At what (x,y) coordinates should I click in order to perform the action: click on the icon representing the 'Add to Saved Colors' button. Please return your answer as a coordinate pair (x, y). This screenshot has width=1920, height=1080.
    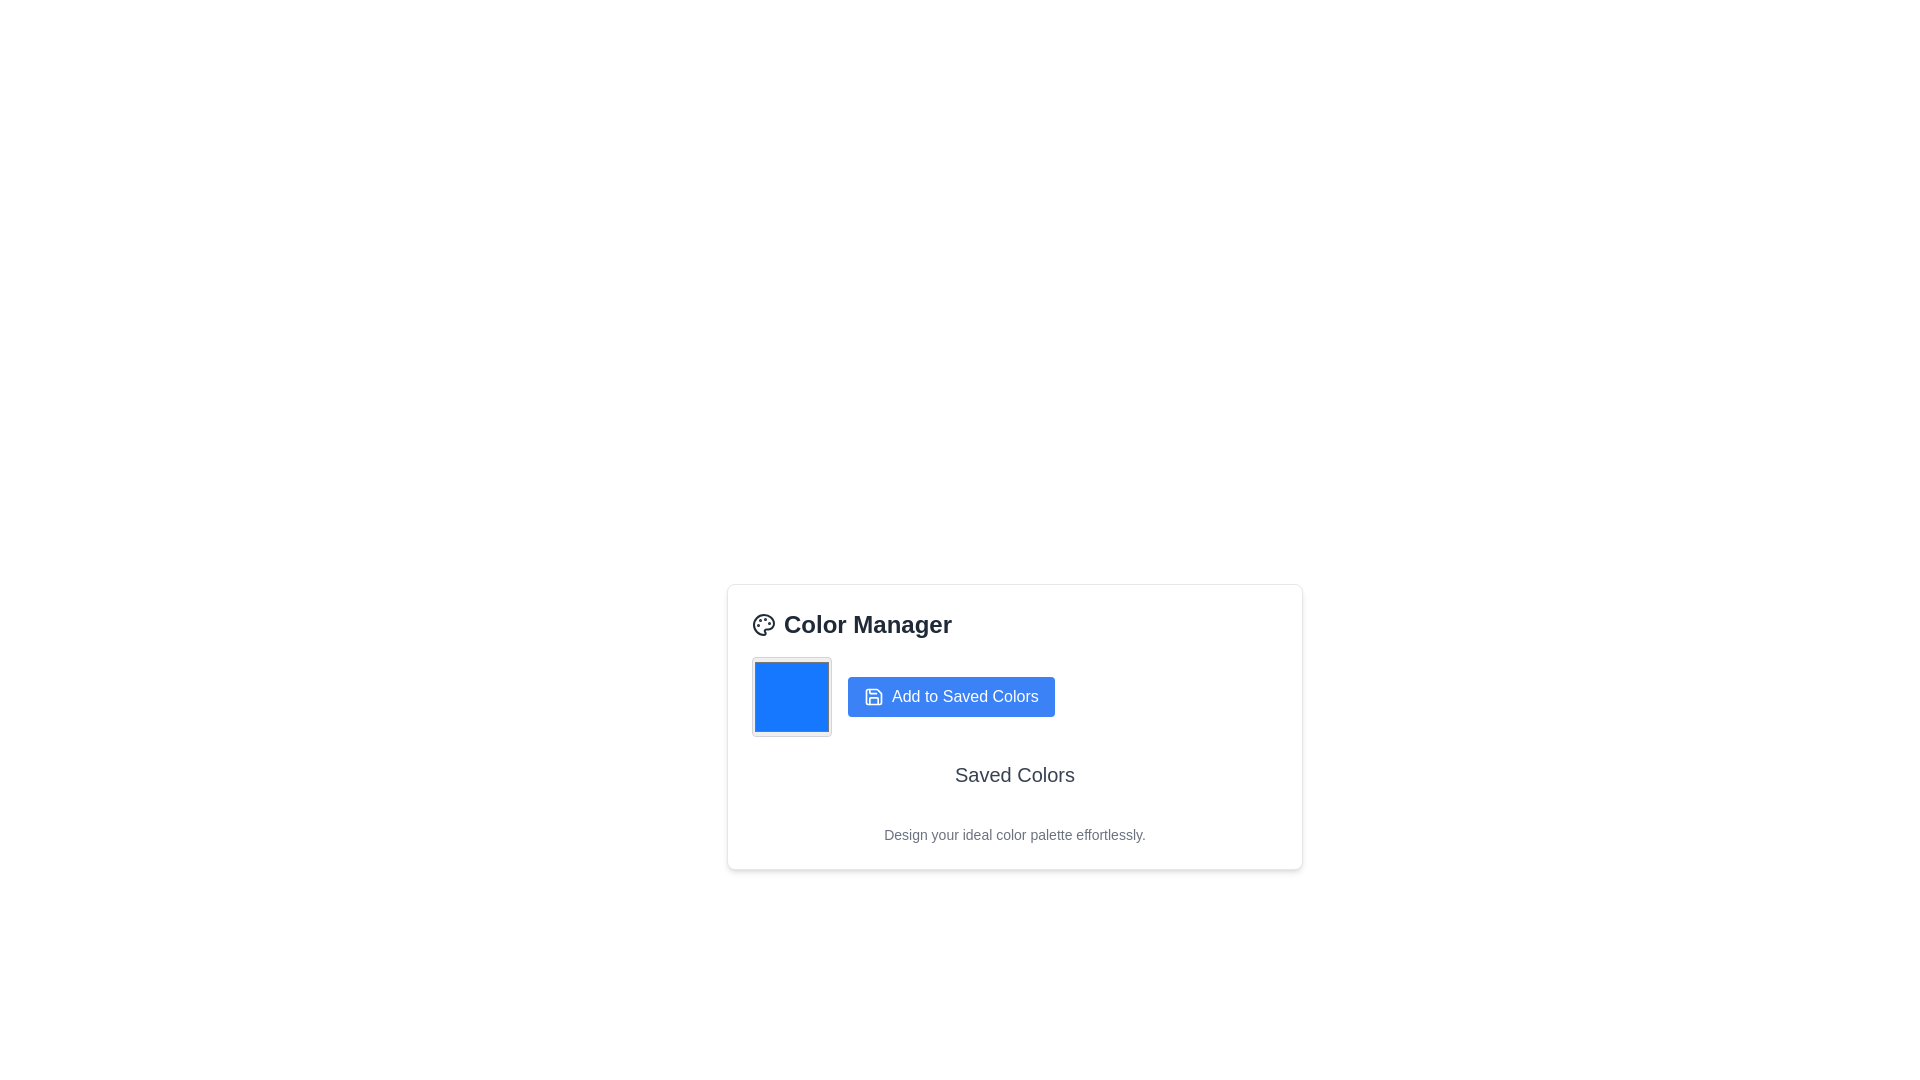
    Looking at the image, I should click on (873, 696).